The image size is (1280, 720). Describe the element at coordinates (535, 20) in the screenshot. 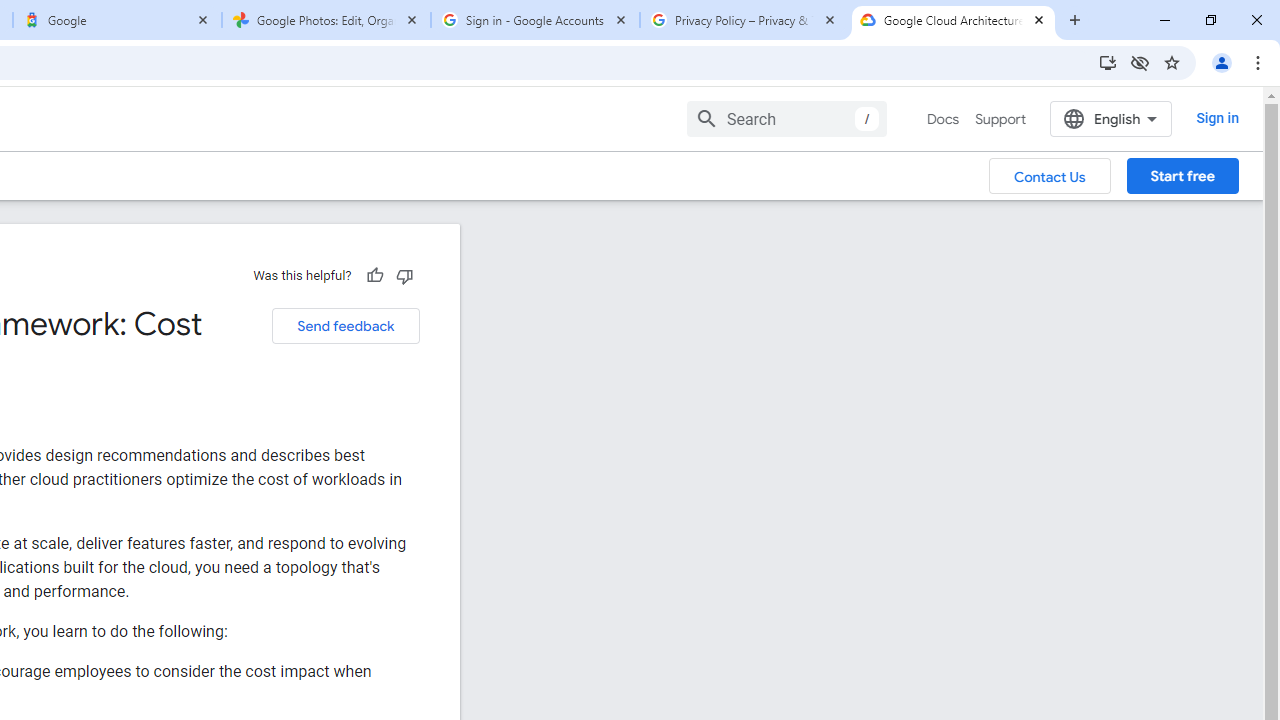

I see `'Sign in - Google Accounts'` at that location.